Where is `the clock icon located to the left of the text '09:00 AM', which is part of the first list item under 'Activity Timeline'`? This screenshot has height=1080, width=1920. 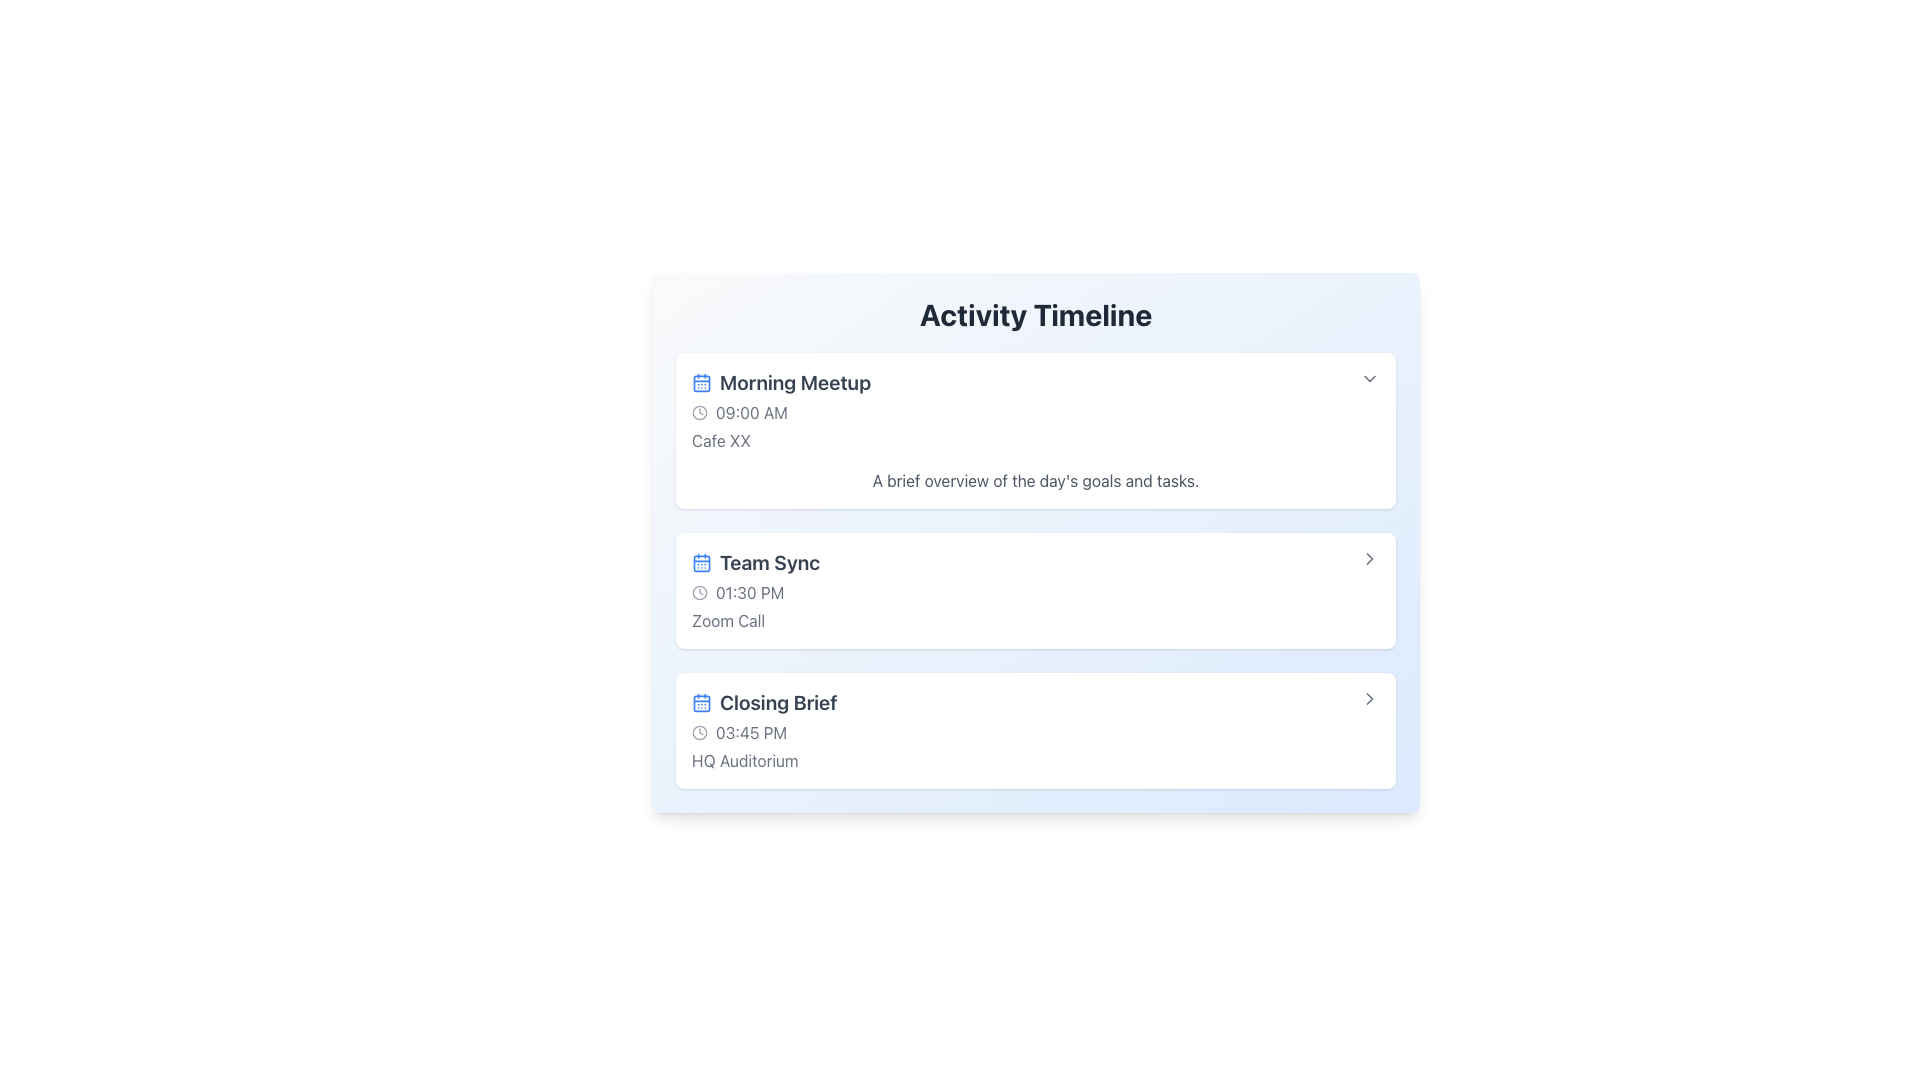 the clock icon located to the left of the text '09:00 AM', which is part of the first list item under 'Activity Timeline' is located at coordinates (700, 411).